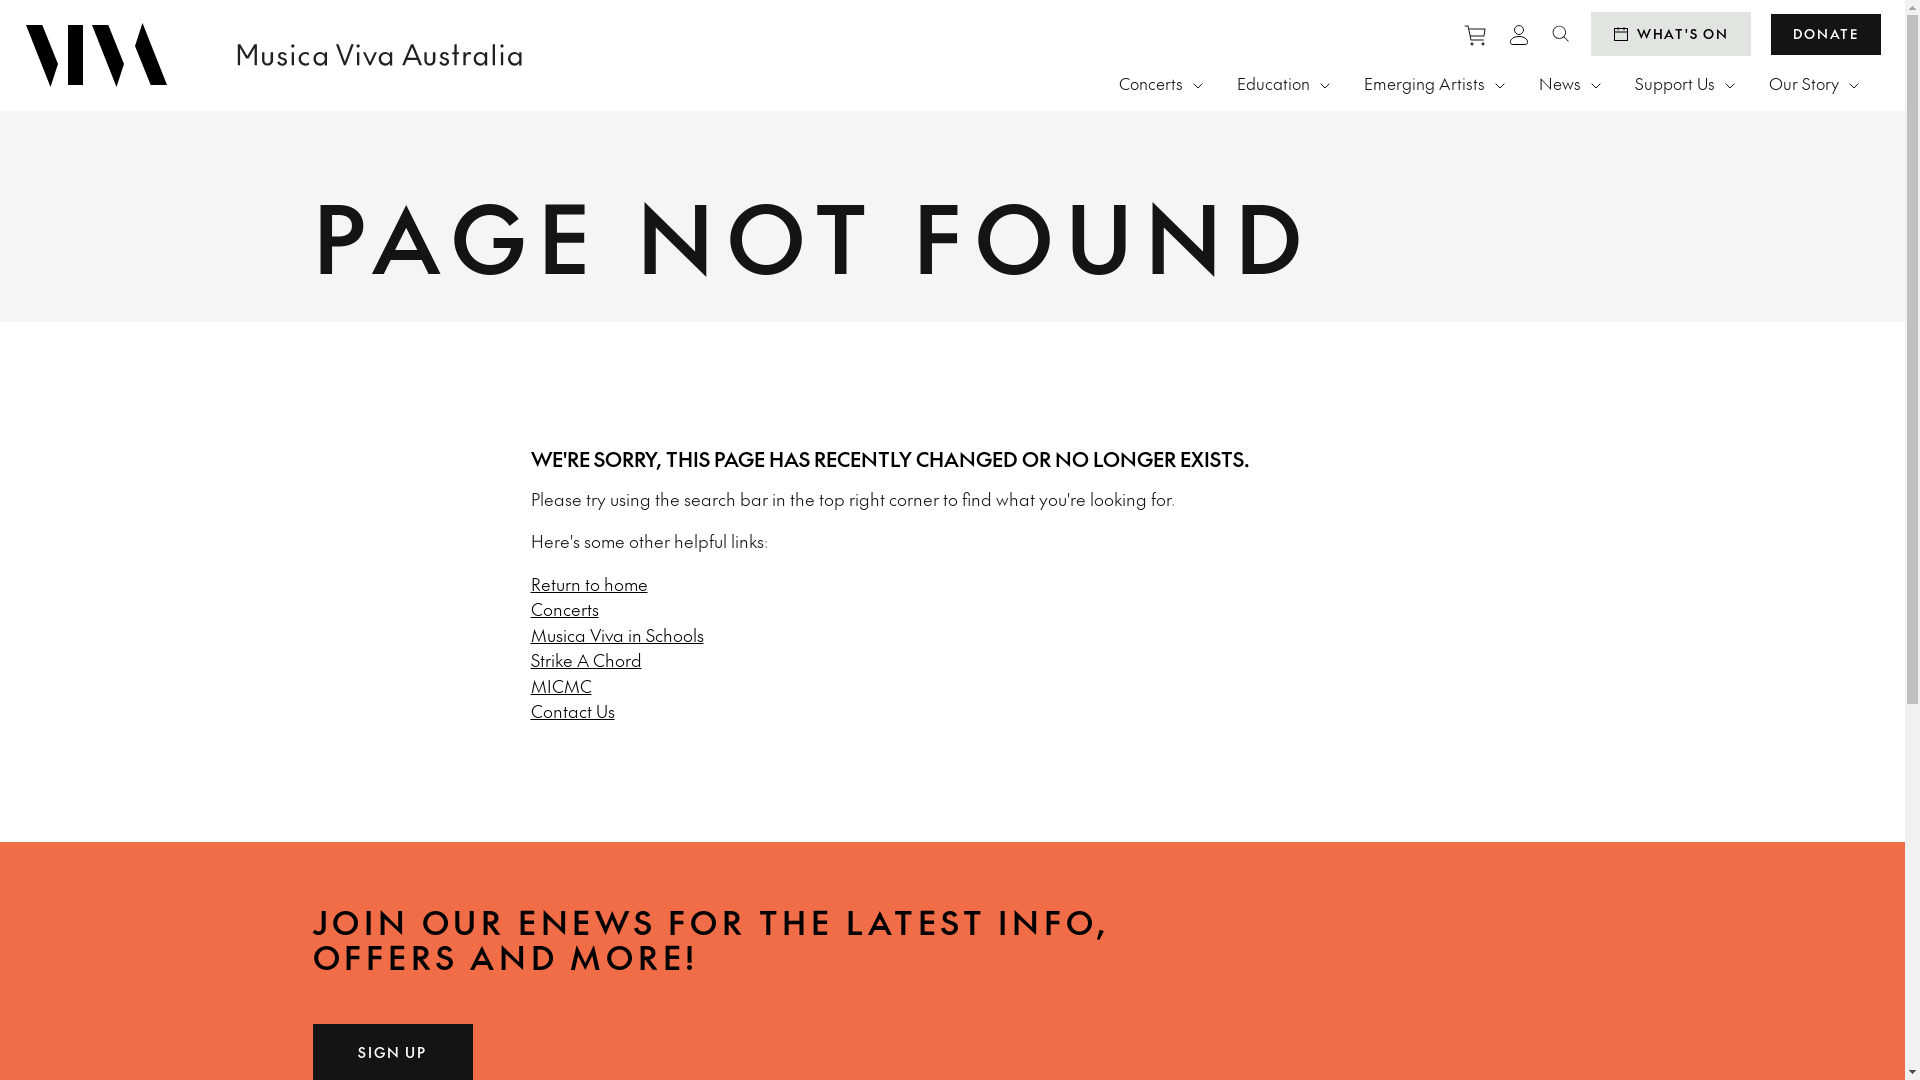  What do you see at coordinates (1559, 34) in the screenshot?
I see `'Search website'` at bounding box center [1559, 34].